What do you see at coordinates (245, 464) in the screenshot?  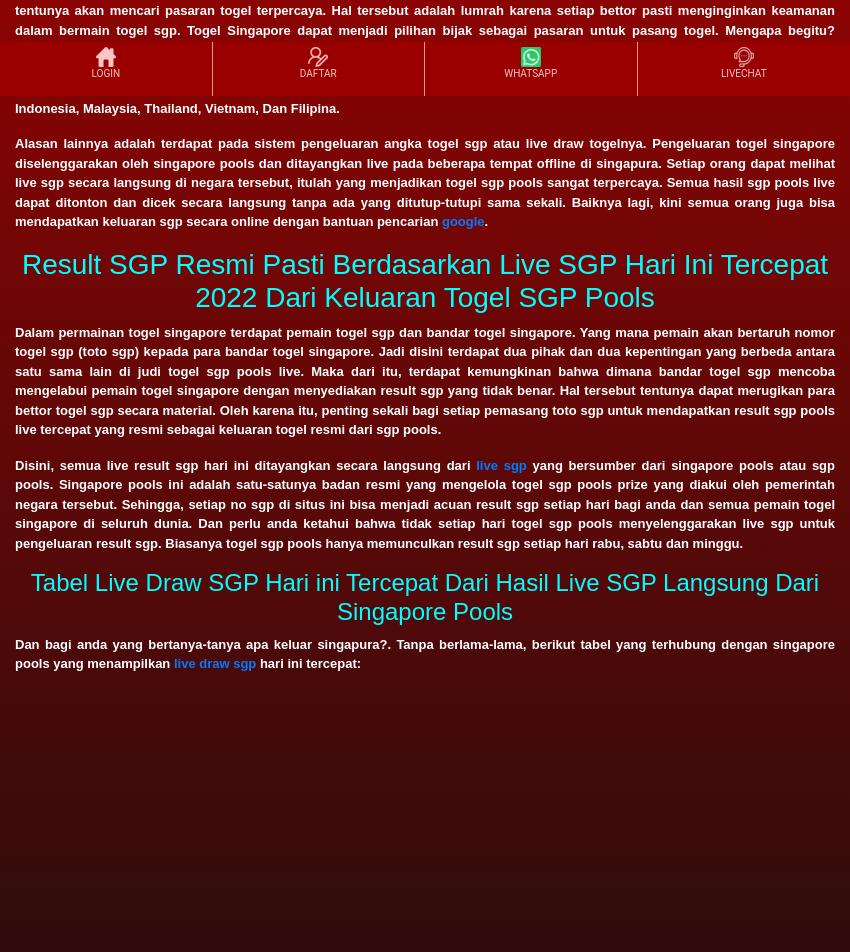 I see `'Disini, semua live result sgp hari ini ditayangkan secara langsung dari'` at bounding box center [245, 464].